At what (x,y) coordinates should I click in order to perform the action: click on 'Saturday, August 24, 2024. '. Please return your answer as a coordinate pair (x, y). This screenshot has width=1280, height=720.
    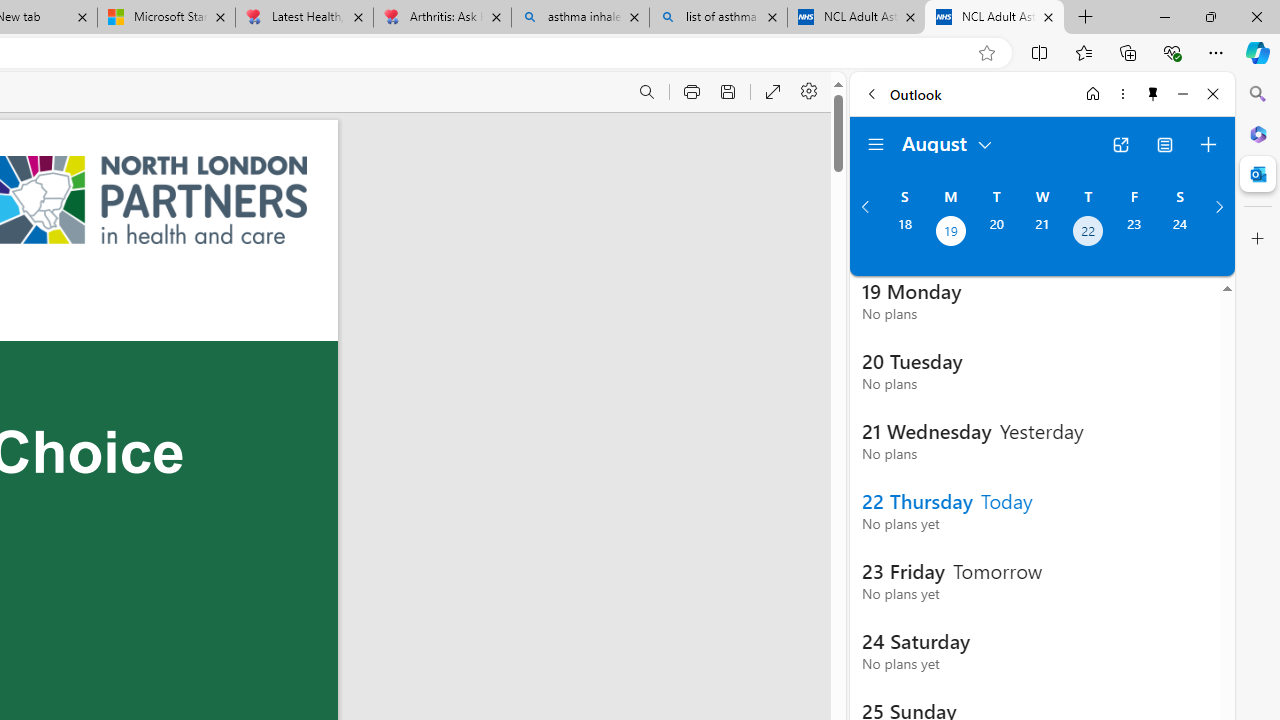
    Looking at the image, I should click on (1180, 232).